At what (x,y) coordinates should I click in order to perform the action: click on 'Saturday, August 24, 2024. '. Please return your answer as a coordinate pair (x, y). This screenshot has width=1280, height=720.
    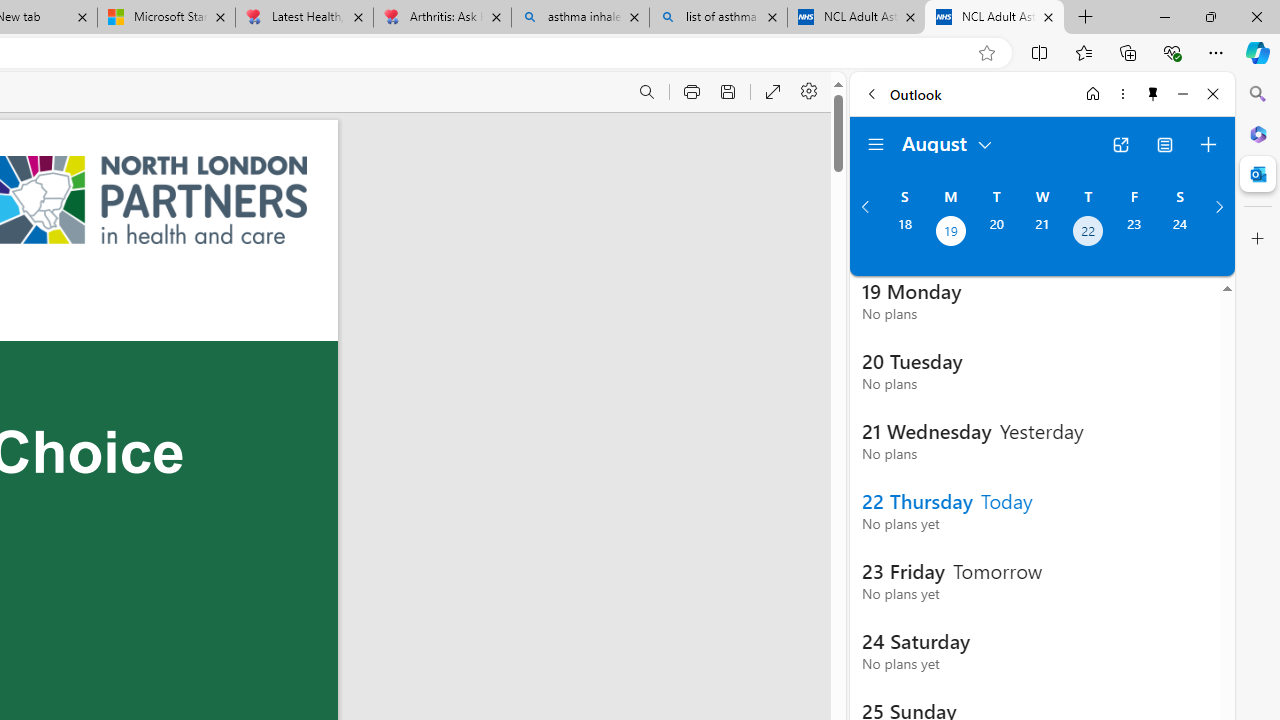
    Looking at the image, I should click on (1180, 232).